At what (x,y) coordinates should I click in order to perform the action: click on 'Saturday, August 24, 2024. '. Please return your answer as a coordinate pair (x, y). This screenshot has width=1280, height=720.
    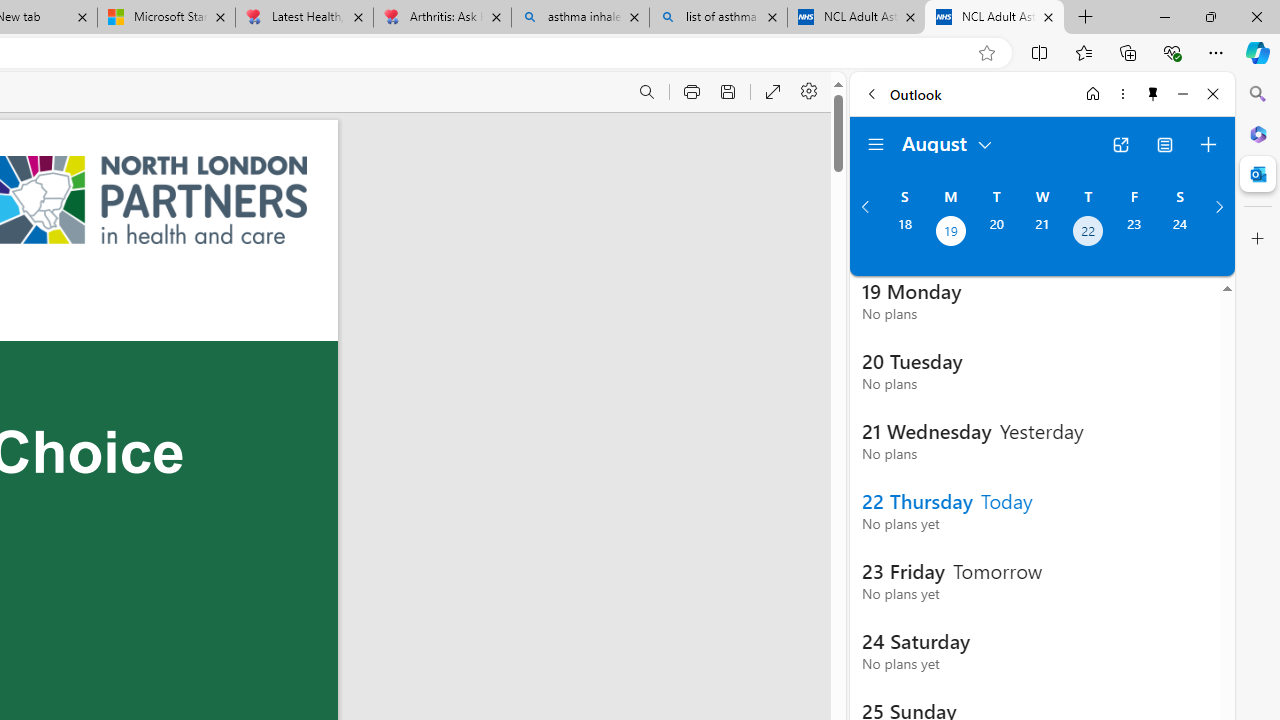
    Looking at the image, I should click on (1180, 232).